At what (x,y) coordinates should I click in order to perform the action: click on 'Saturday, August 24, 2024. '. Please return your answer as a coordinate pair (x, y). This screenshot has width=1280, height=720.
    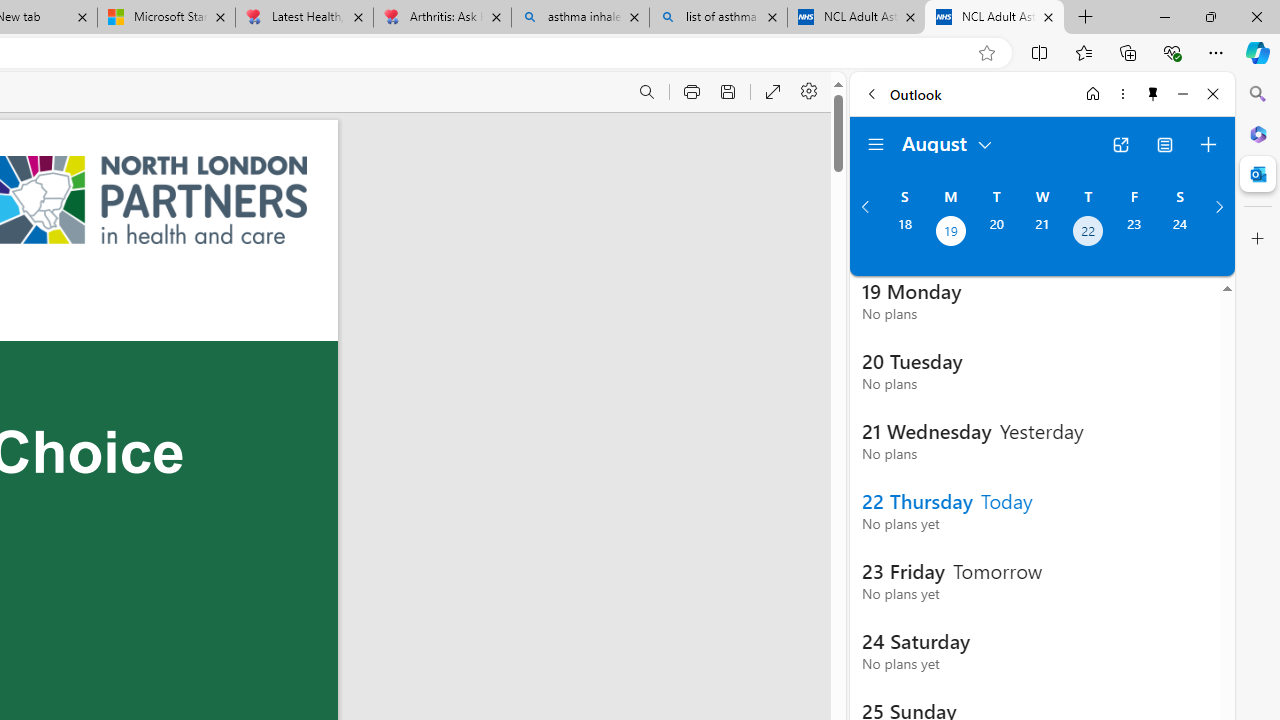
    Looking at the image, I should click on (1180, 232).